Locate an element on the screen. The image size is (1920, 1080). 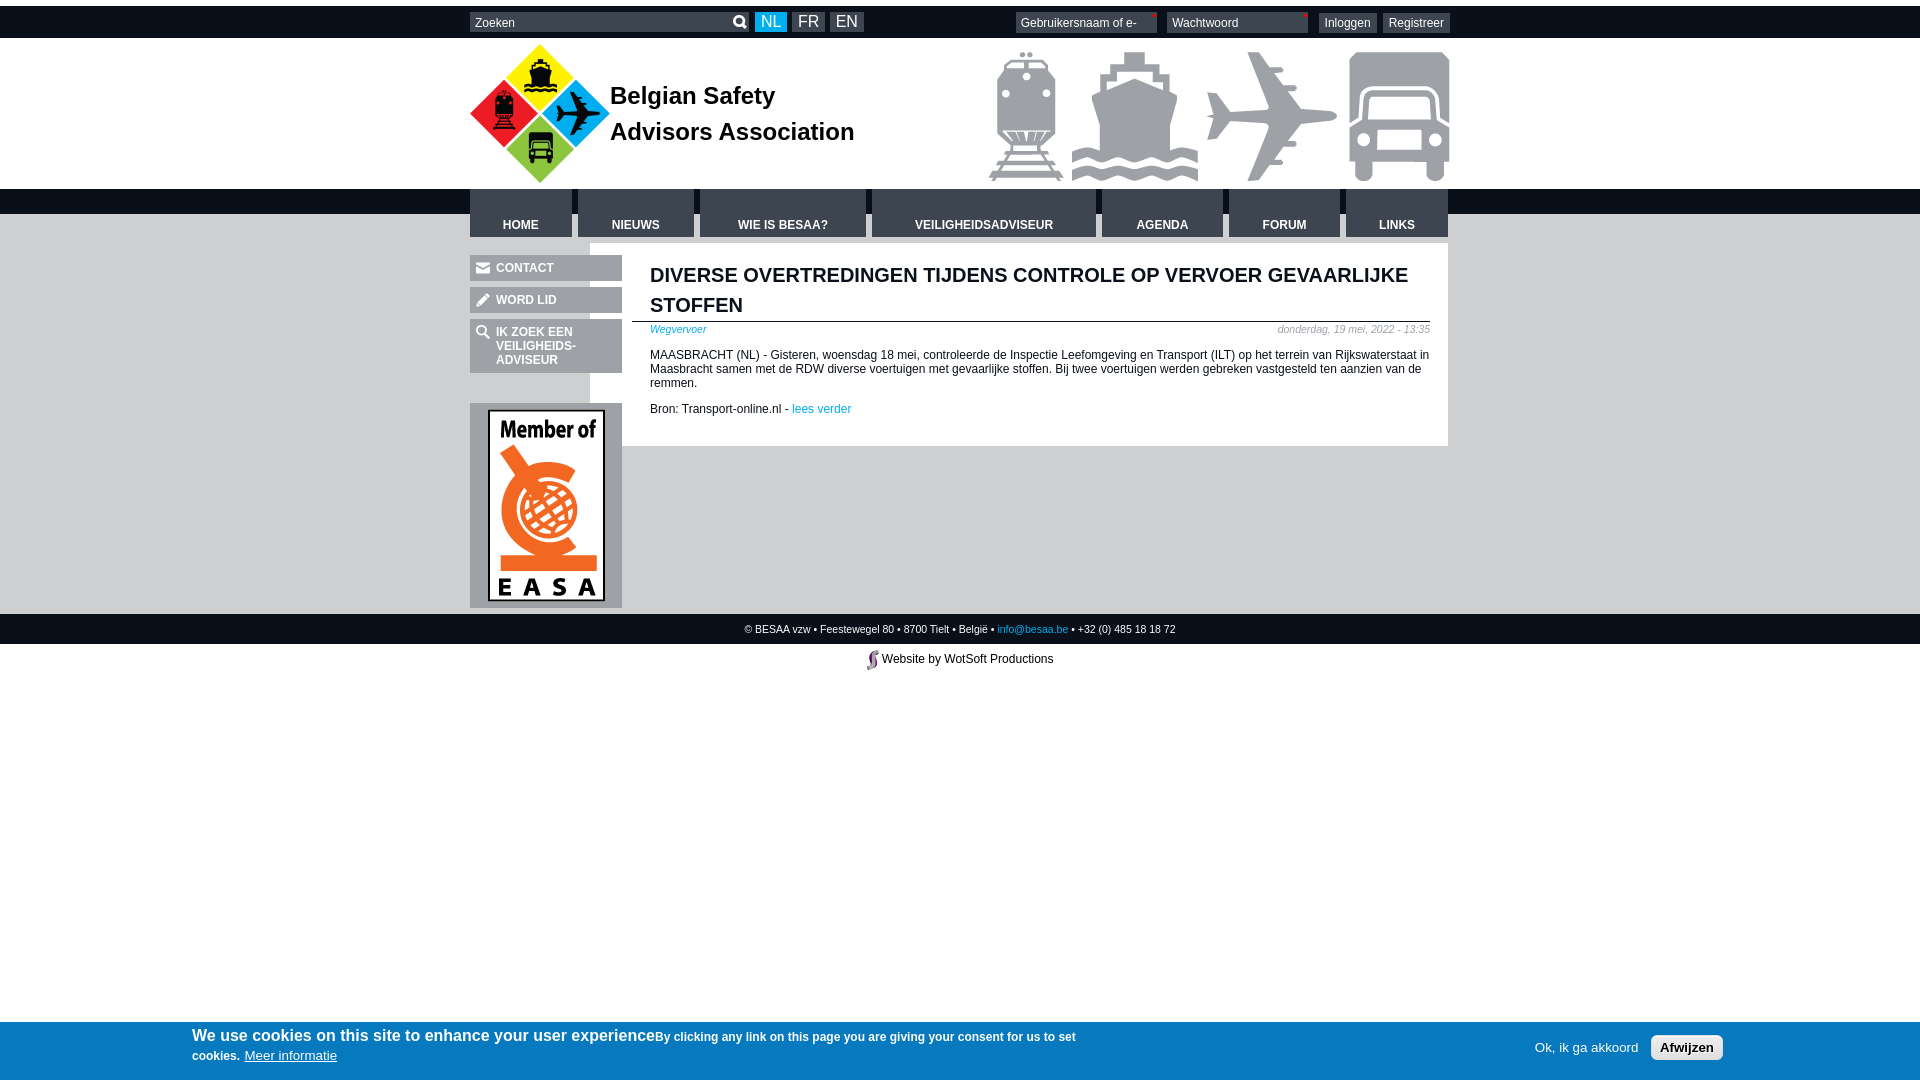
'AGENDA' is located at coordinates (1162, 212).